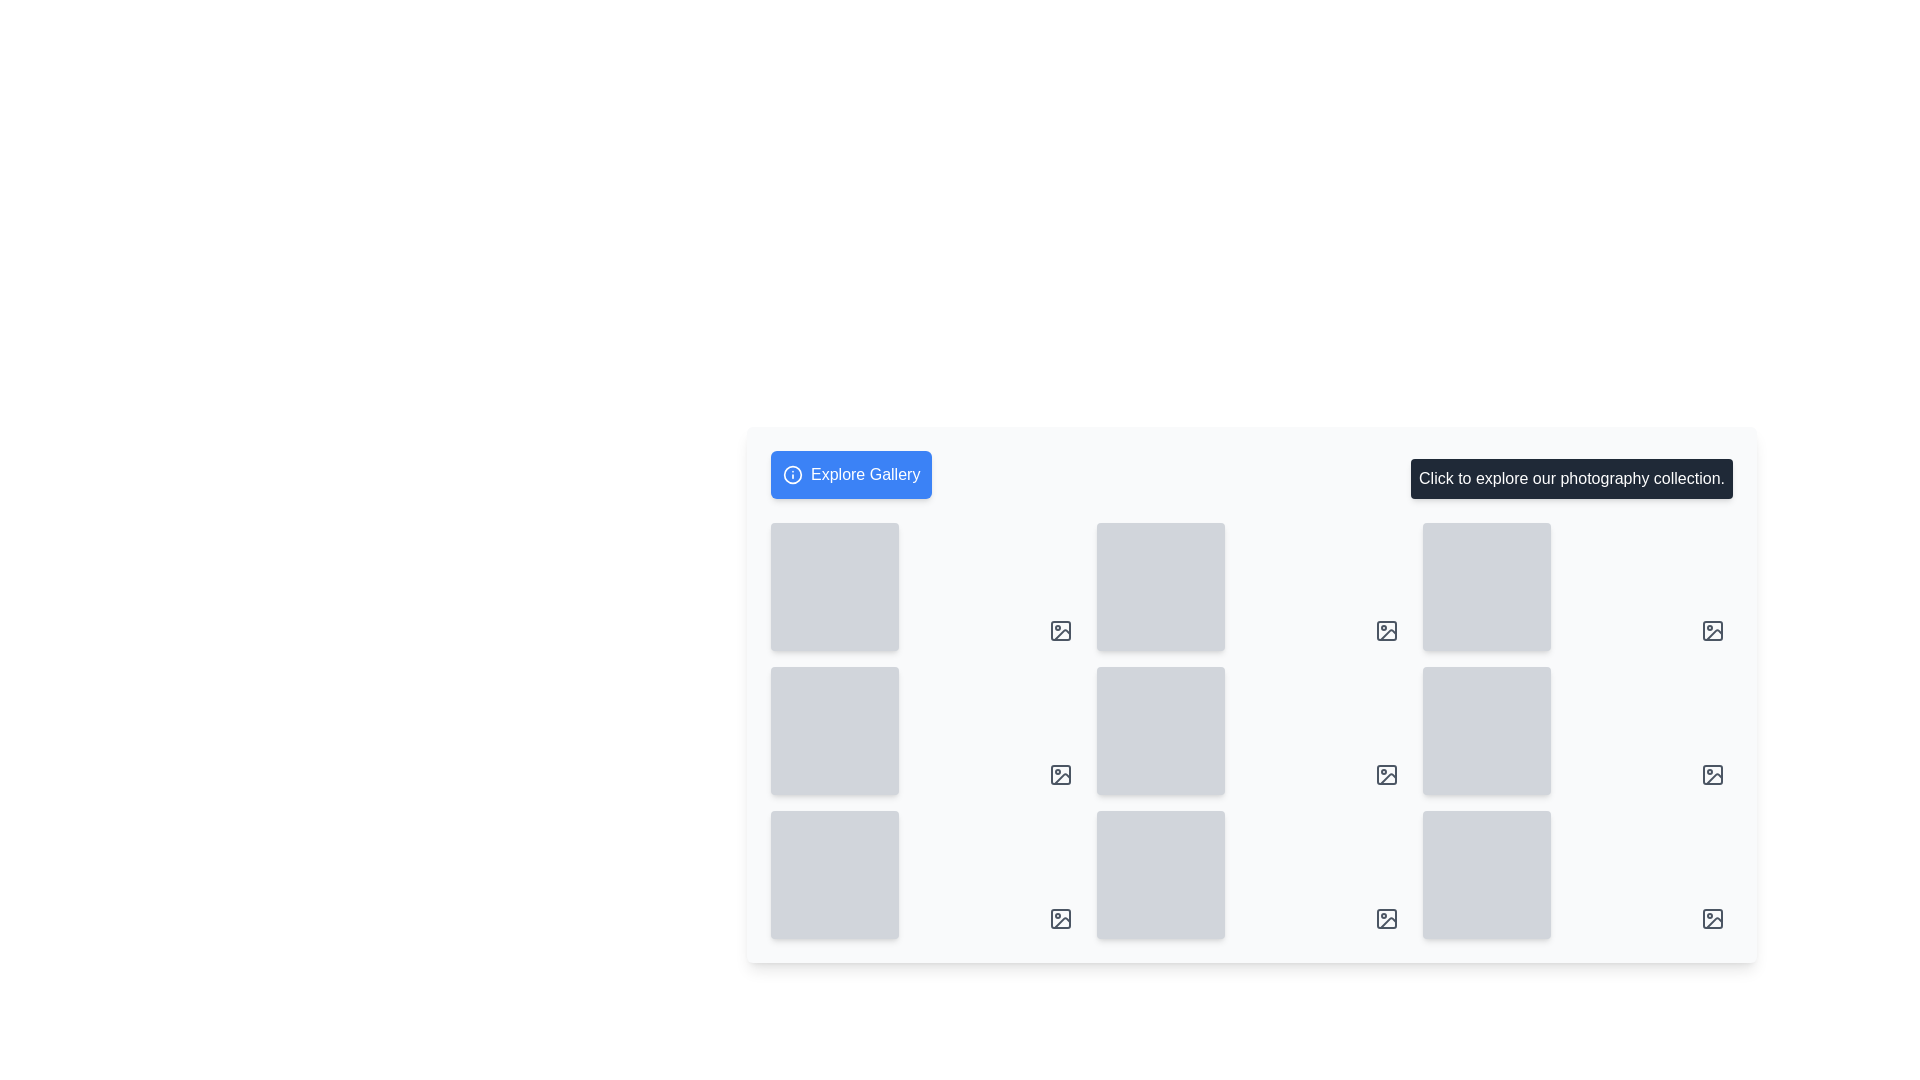 This screenshot has width=1920, height=1080. What do you see at coordinates (1386, 774) in the screenshot?
I see `the image icon located at the bottom-right corner of a grid cell in the gallery layout` at bounding box center [1386, 774].